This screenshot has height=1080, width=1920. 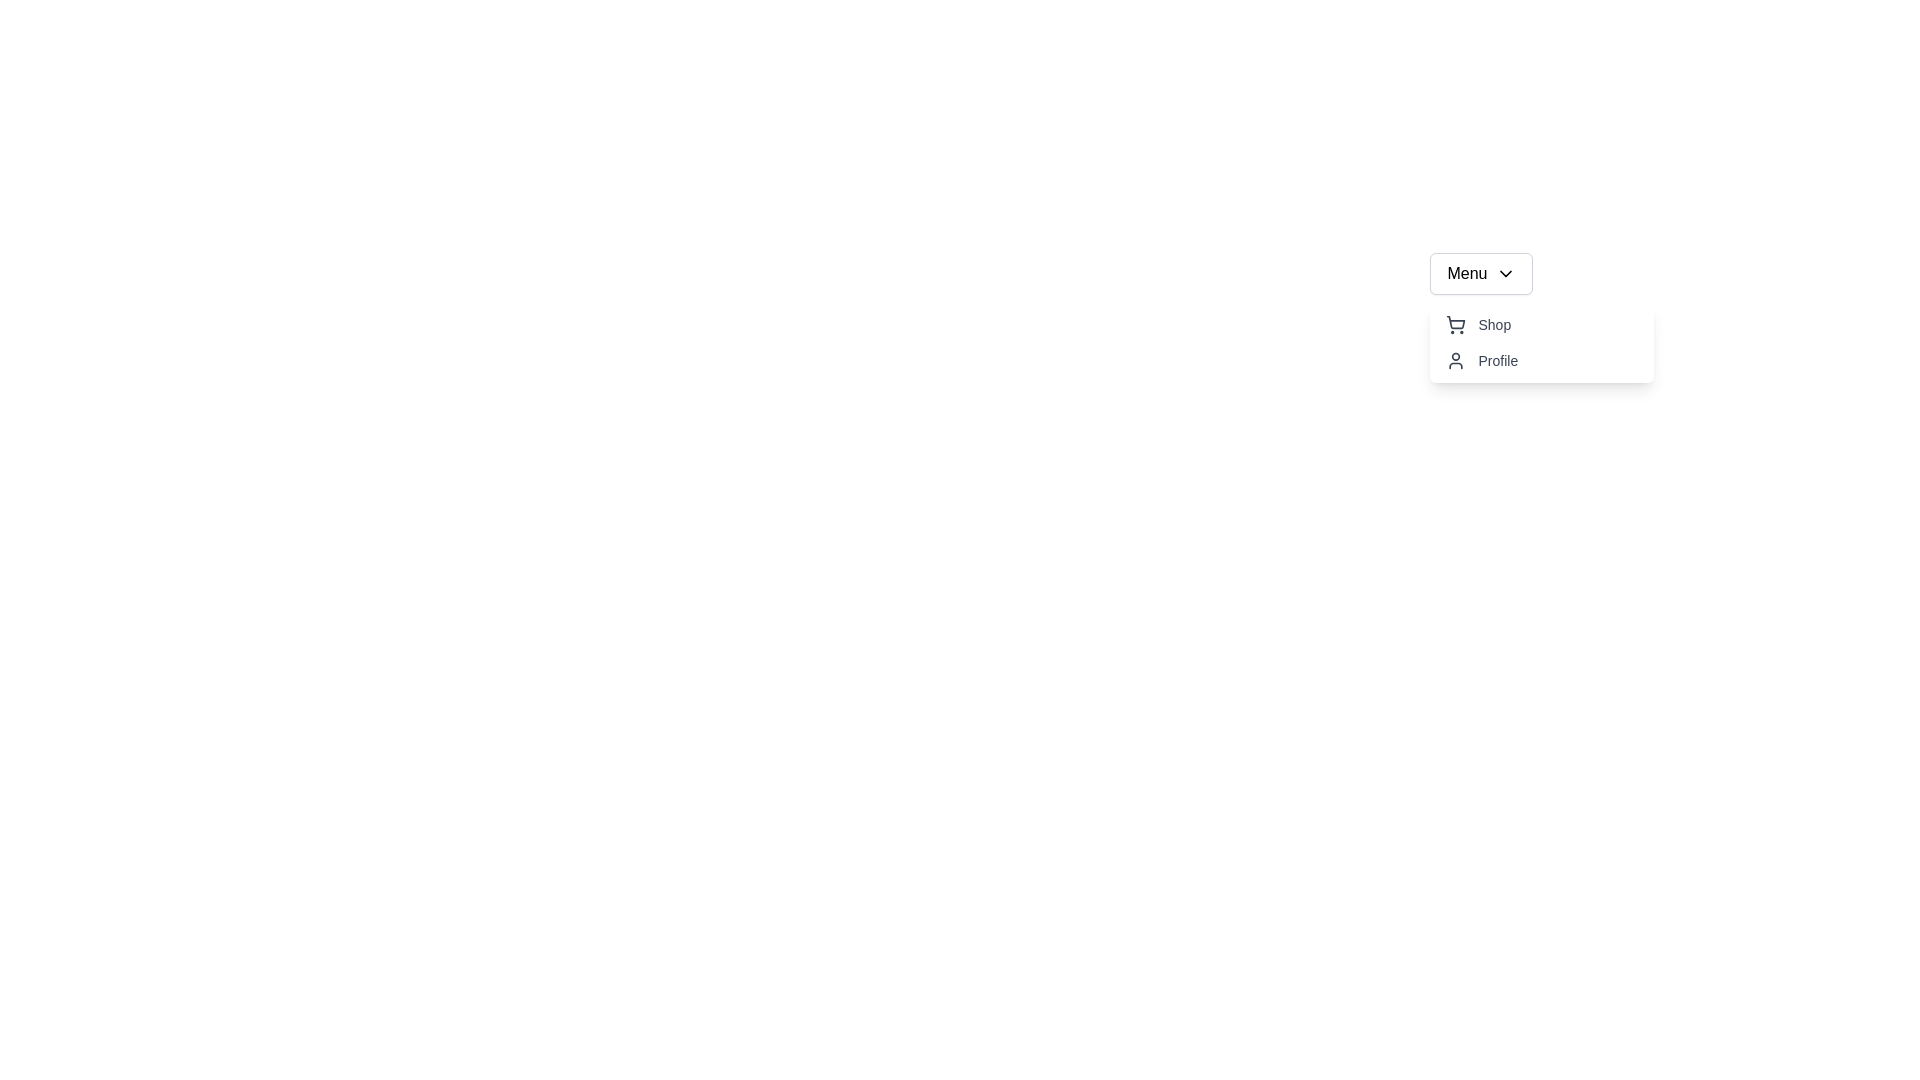 I want to click on the Dropdown Trigger Button located in the top-right area of the section, so click(x=1481, y=273).